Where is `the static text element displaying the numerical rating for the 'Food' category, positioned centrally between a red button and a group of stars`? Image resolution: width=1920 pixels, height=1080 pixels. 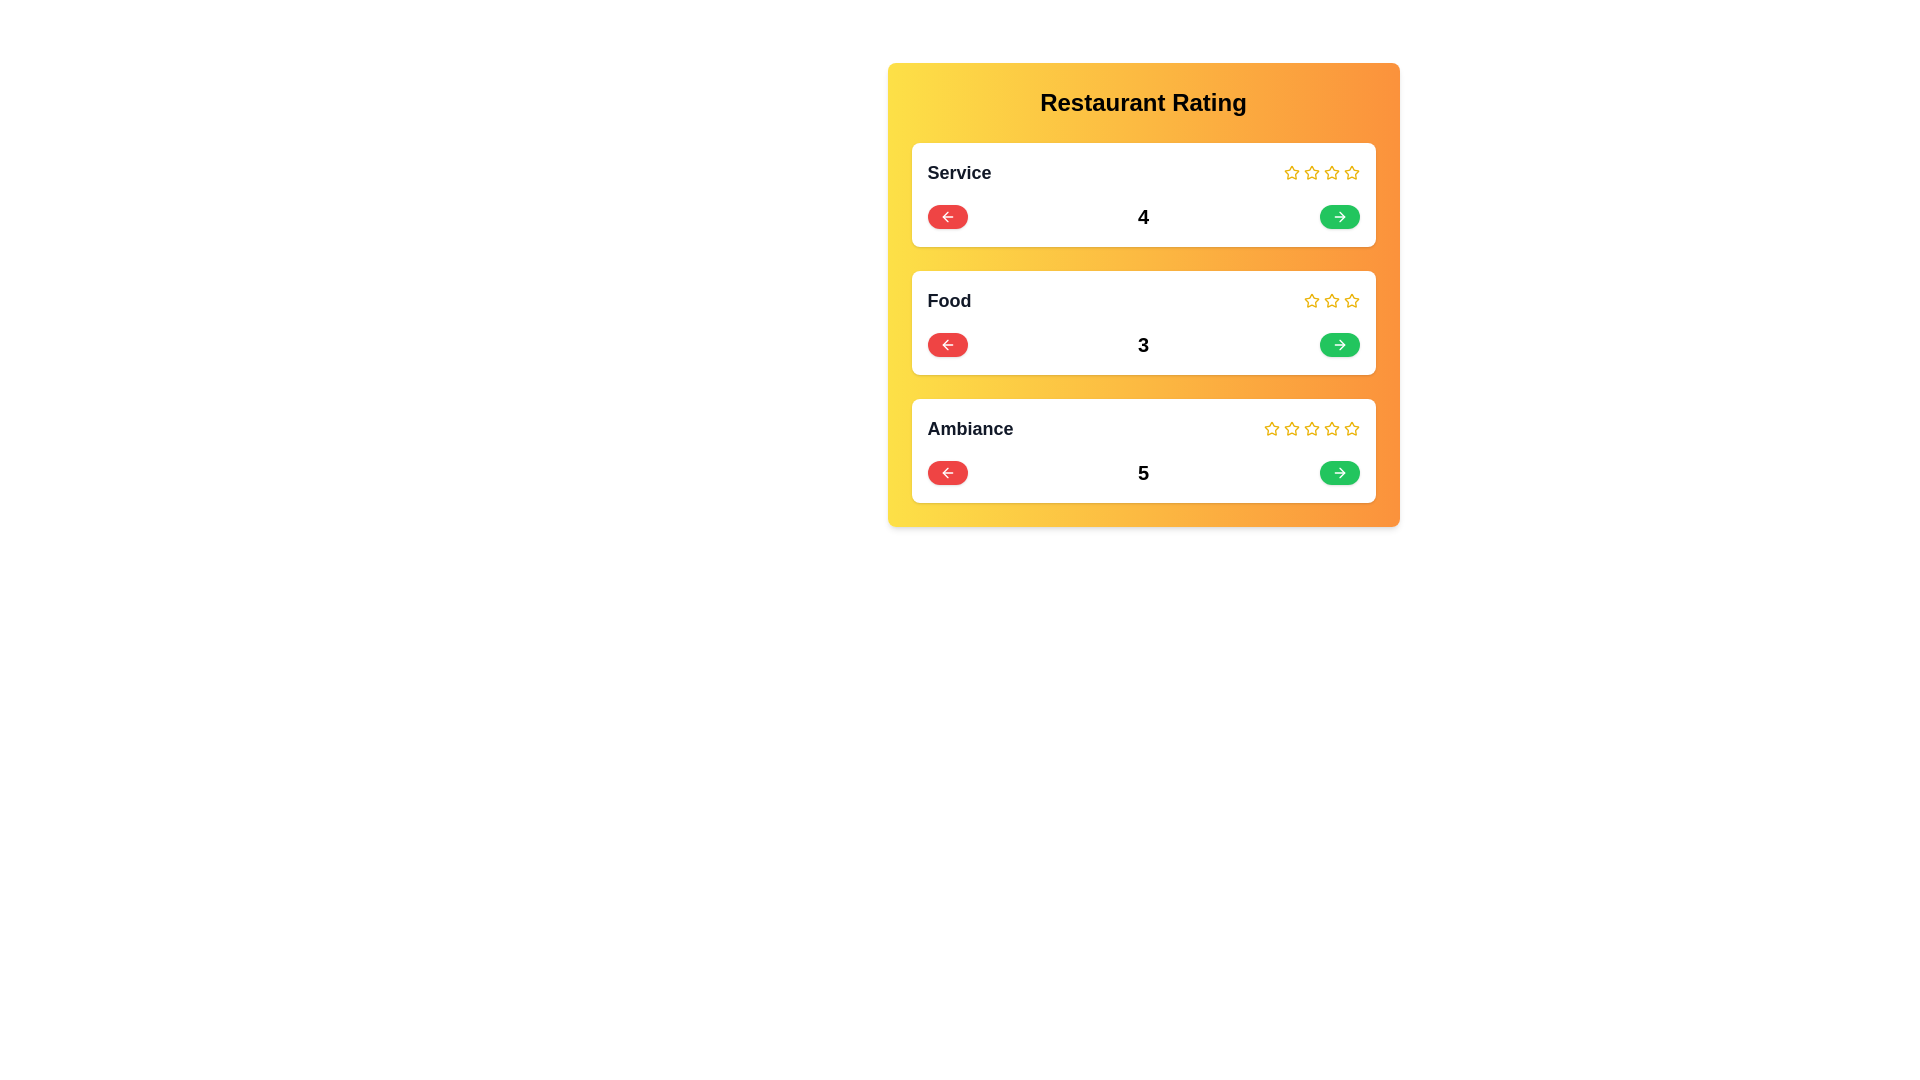
the static text element displaying the numerical rating for the 'Food' category, positioned centrally between a red button and a group of stars is located at coordinates (1143, 343).